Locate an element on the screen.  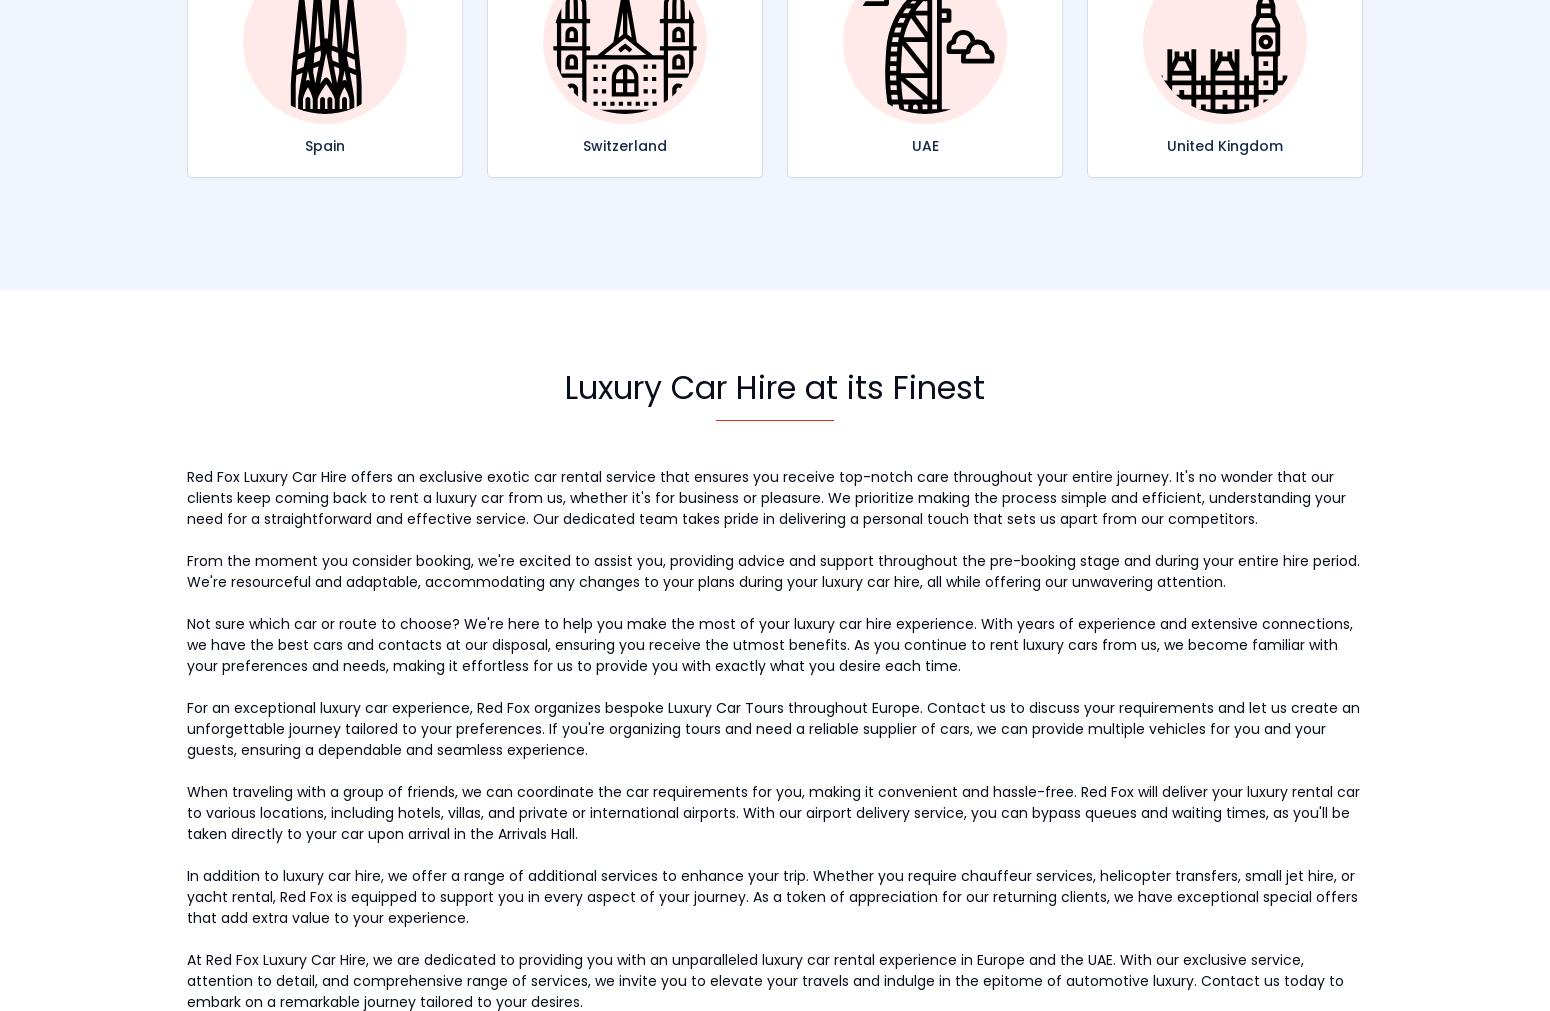
'Spain' is located at coordinates (324, 143).